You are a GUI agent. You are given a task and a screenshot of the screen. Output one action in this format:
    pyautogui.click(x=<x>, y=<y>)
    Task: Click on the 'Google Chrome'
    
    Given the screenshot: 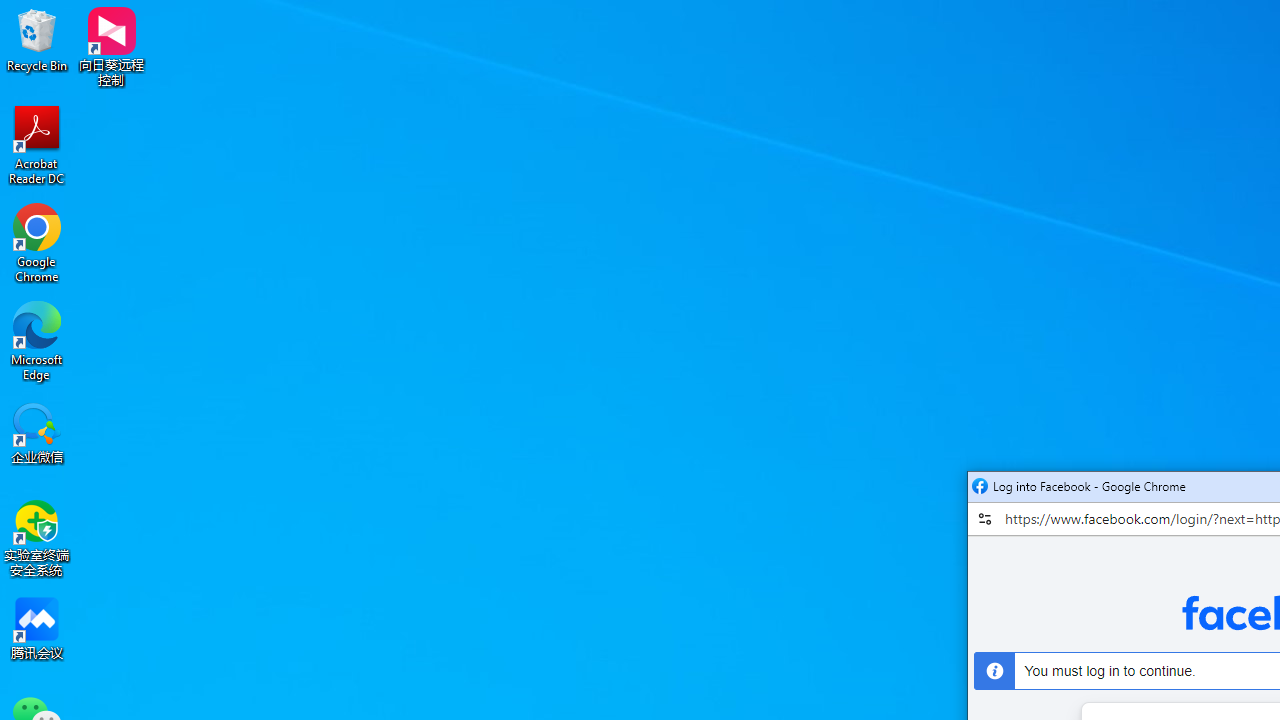 What is the action you would take?
    pyautogui.click(x=37, y=242)
    